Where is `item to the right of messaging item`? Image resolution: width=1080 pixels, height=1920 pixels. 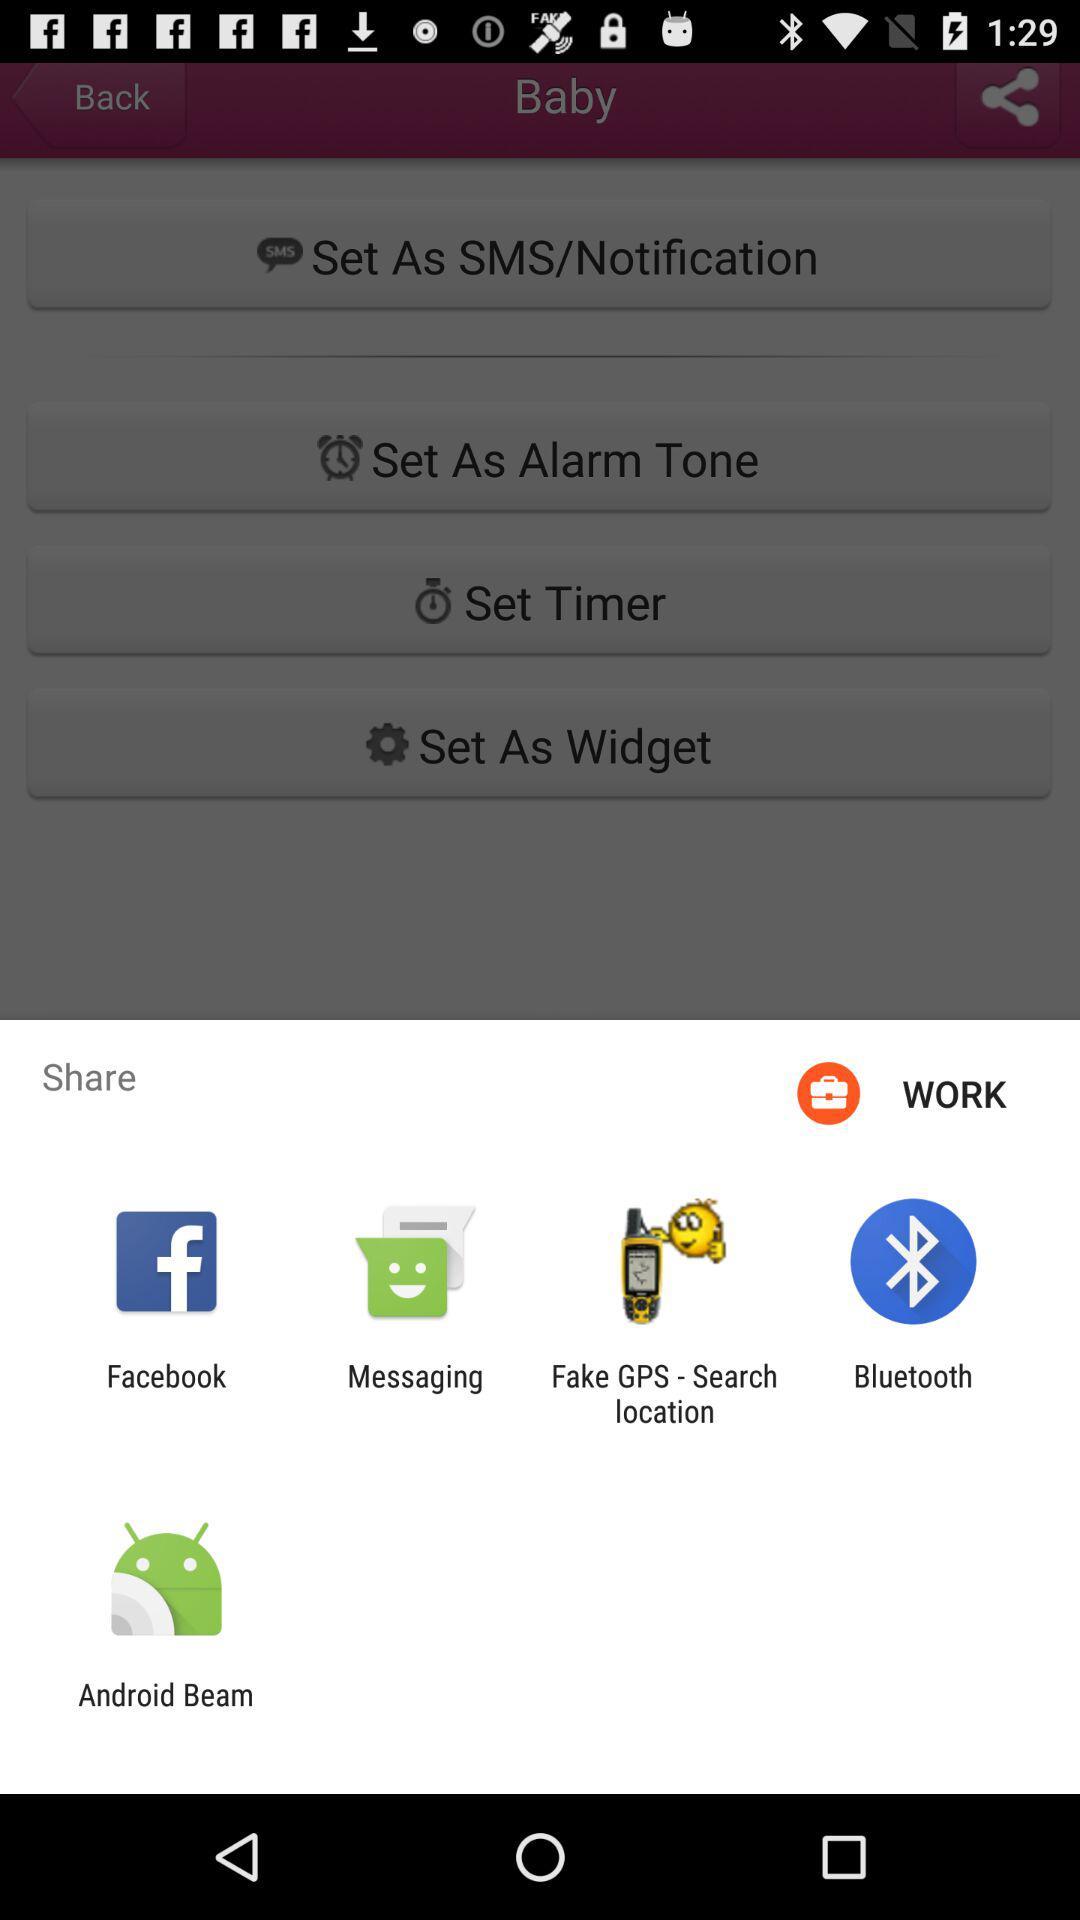
item to the right of messaging item is located at coordinates (664, 1392).